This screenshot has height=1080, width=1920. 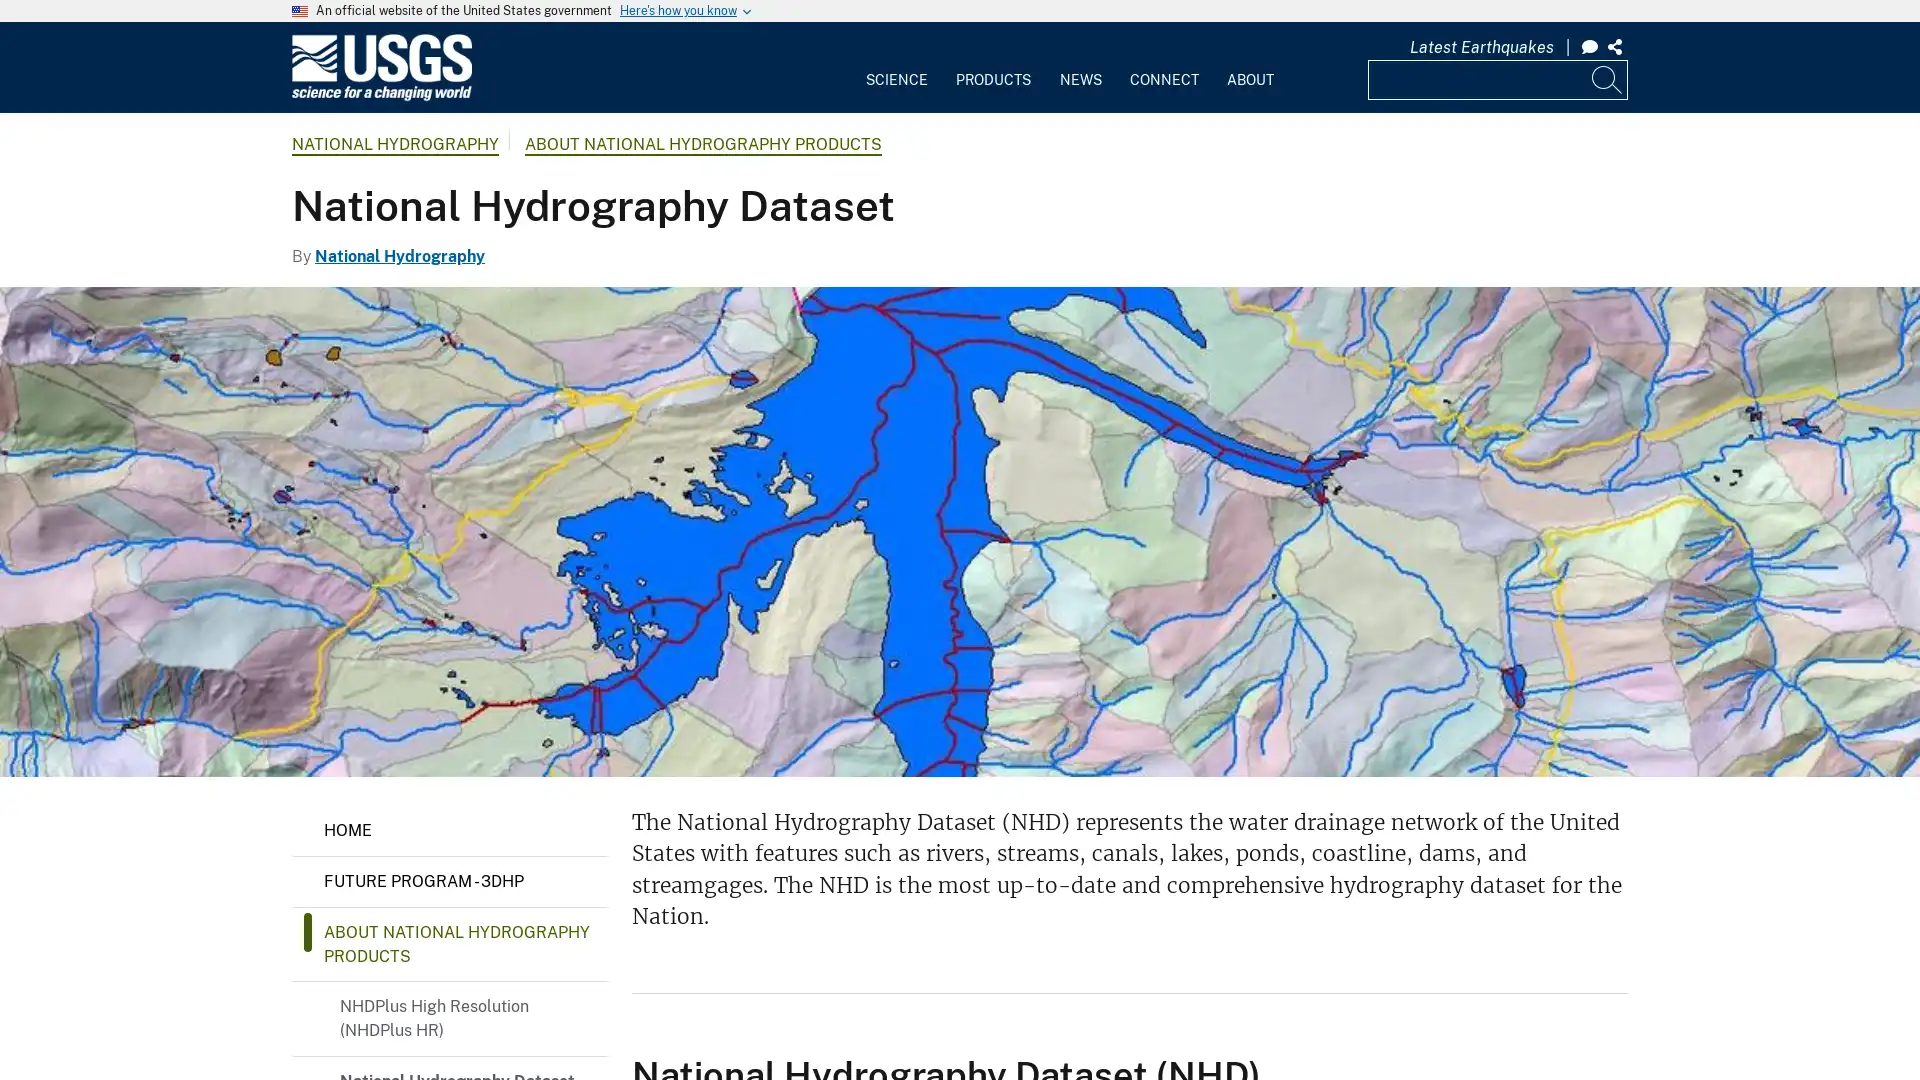 I want to click on Here's how you know, so click(x=678, y=11).